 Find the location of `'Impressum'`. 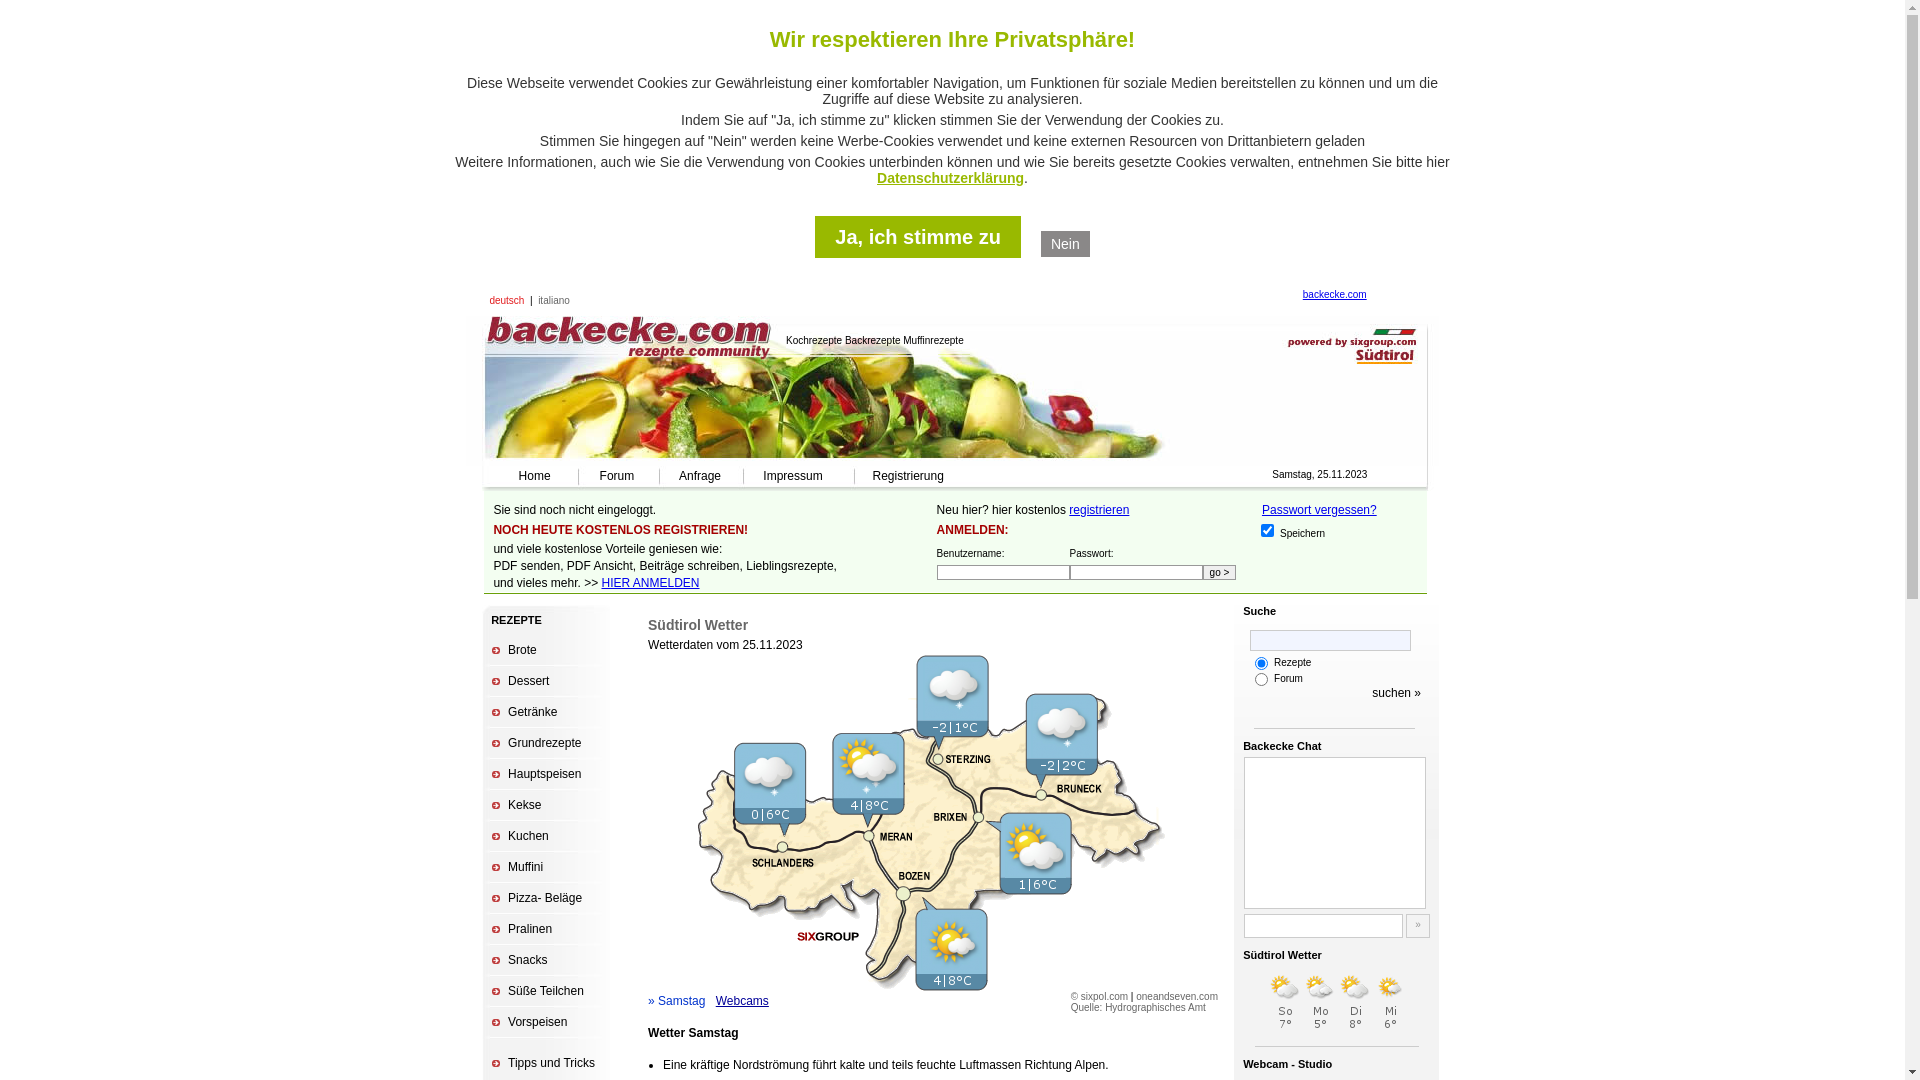

'Impressum' is located at coordinates (791, 475).